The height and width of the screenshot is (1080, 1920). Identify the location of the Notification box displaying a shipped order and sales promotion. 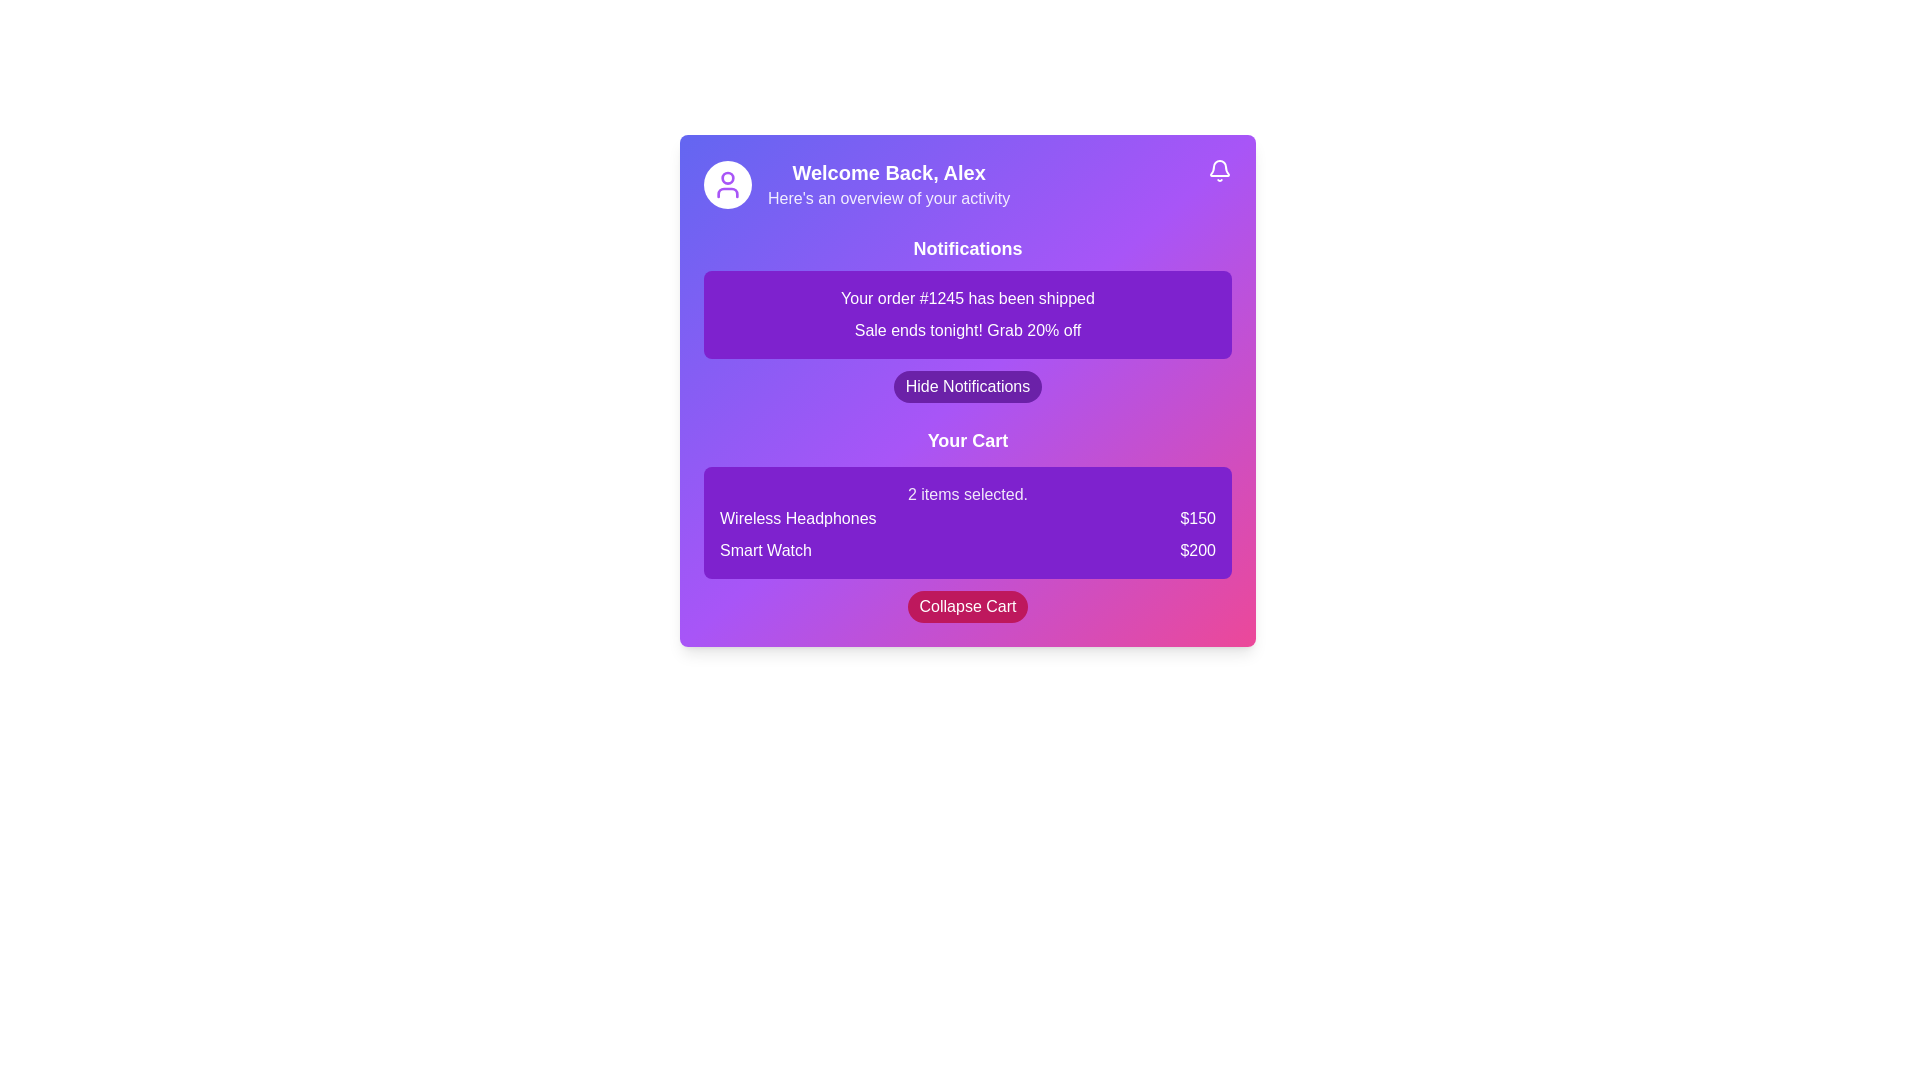
(968, 315).